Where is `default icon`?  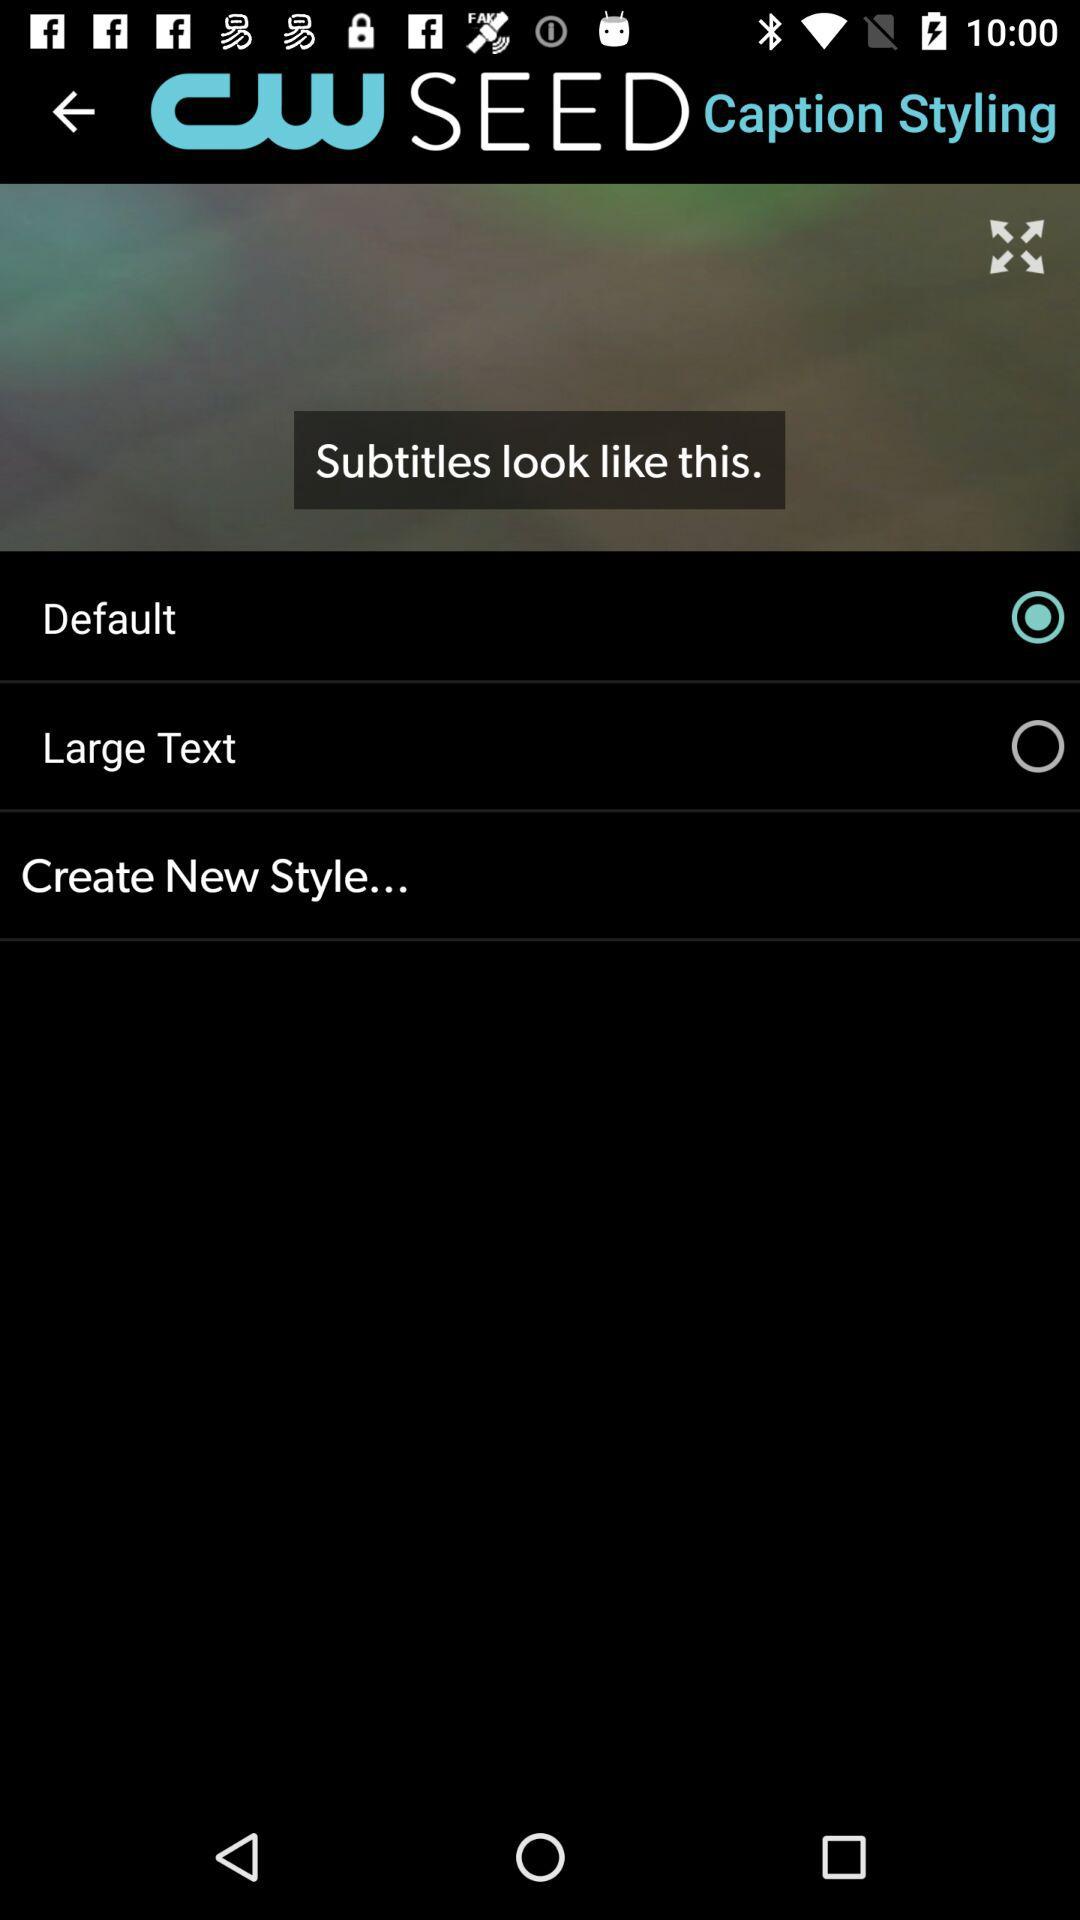
default icon is located at coordinates (540, 616).